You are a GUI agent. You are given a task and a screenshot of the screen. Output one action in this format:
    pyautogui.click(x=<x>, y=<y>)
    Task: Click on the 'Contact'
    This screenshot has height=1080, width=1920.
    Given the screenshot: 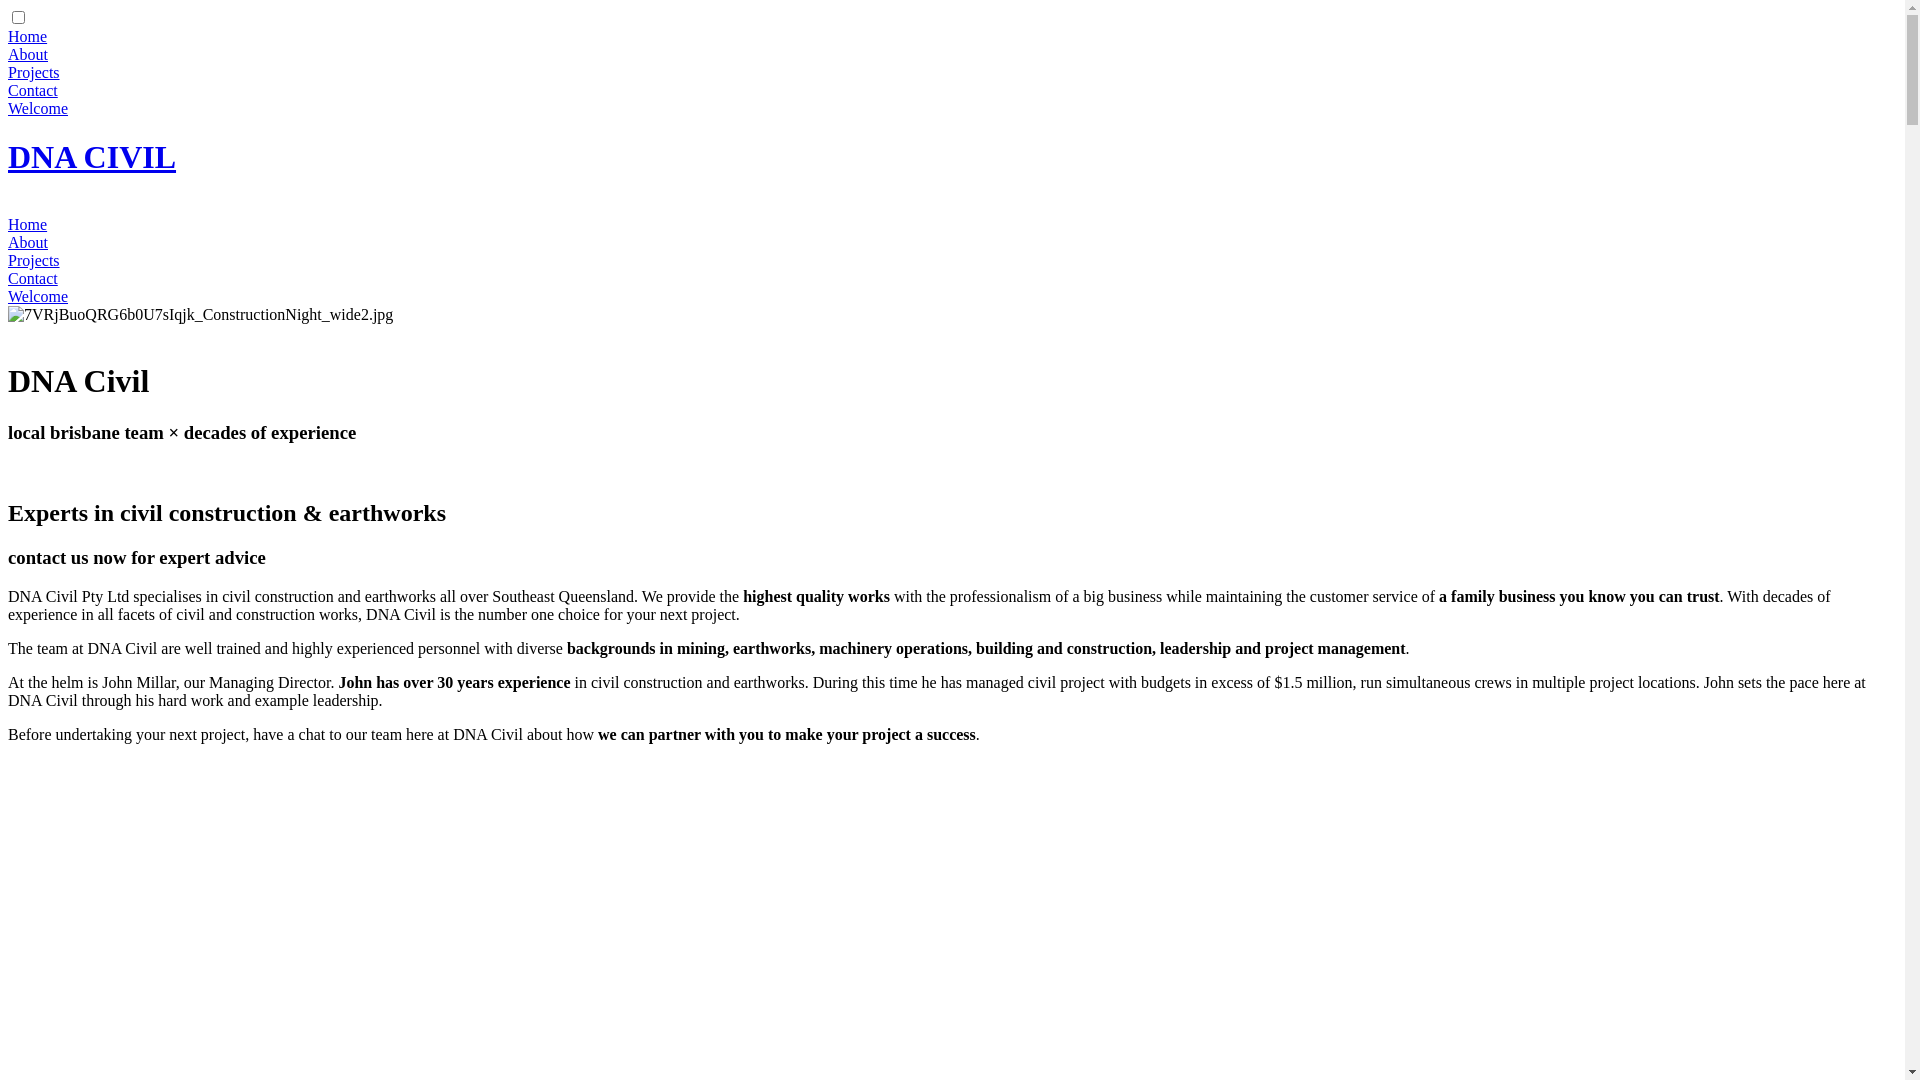 What is the action you would take?
    pyautogui.click(x=33, y=90)
    